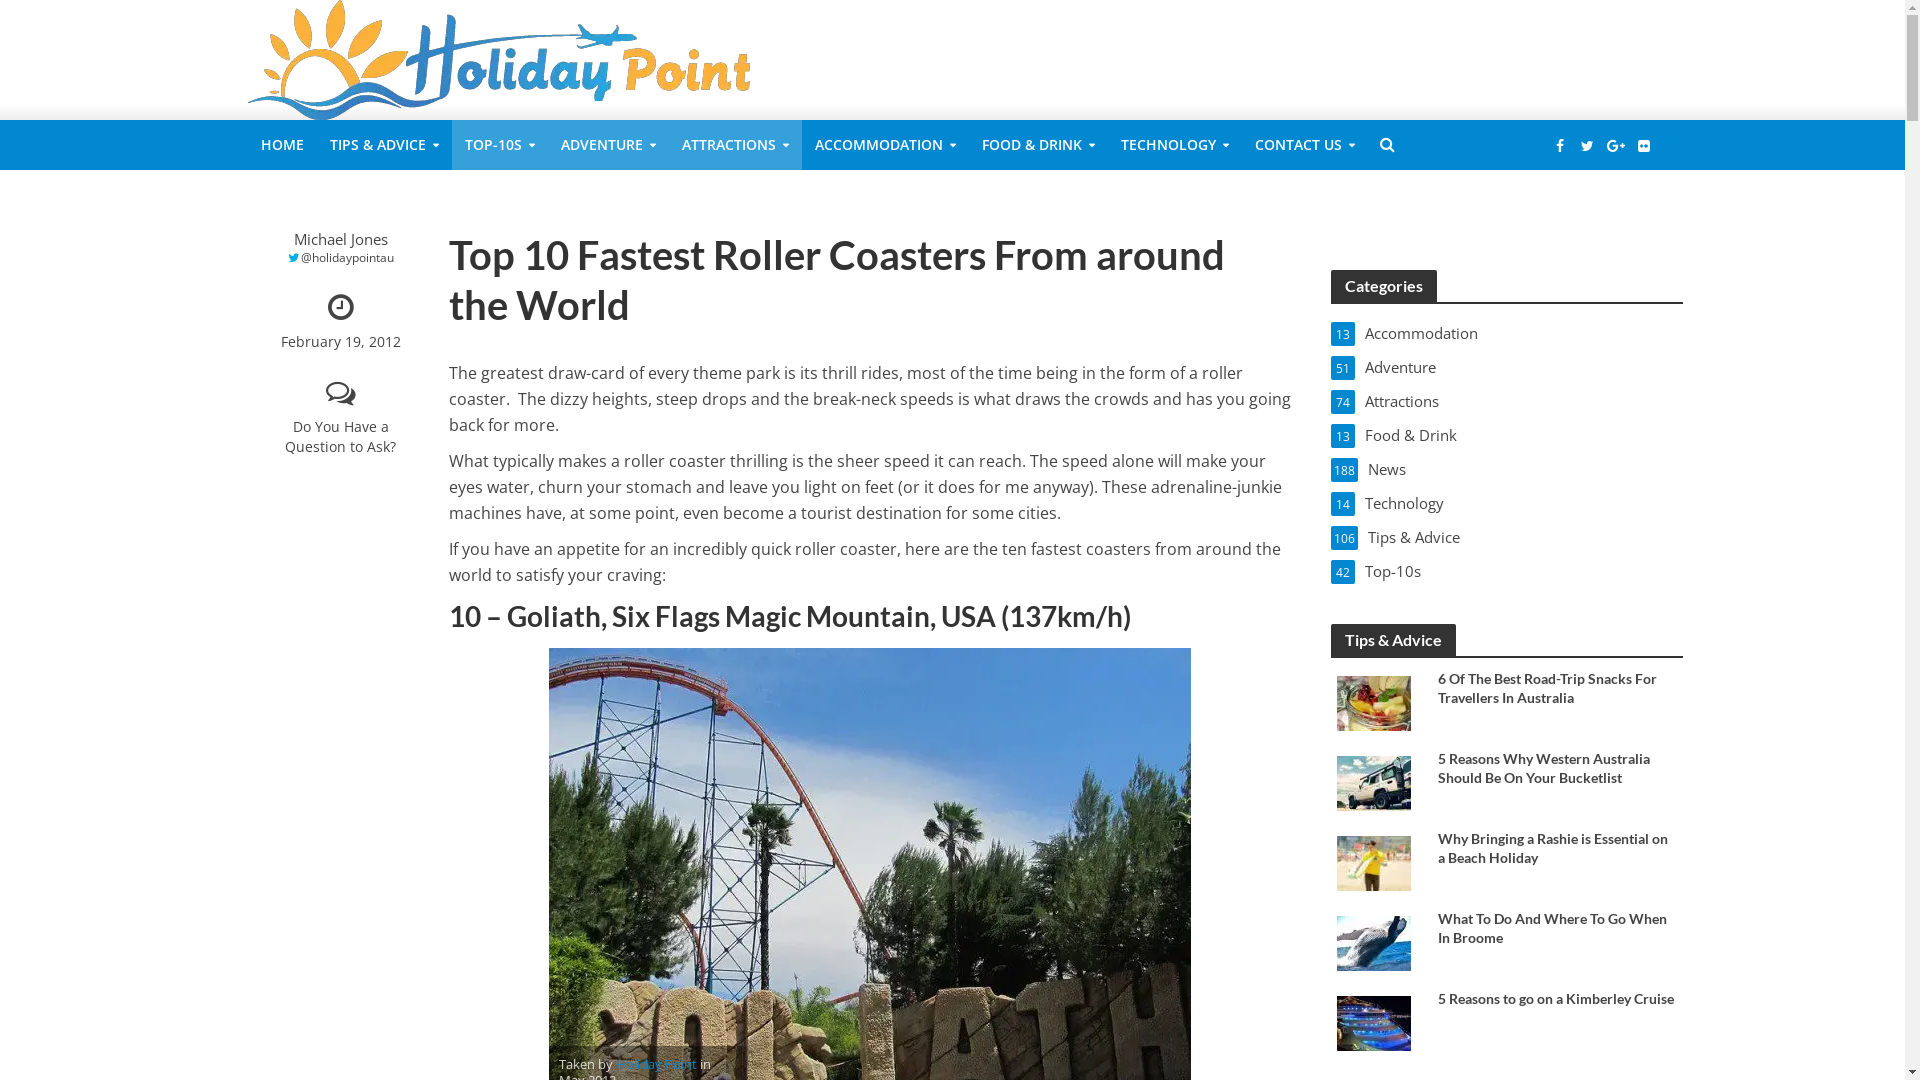 This screenshot has height=1080, width=1920. Describe the element at coordinates (1437, 848) in the screenshot. I see `'Why Bringing a Rashie is Essential on a Beach Holiday'` at that location.